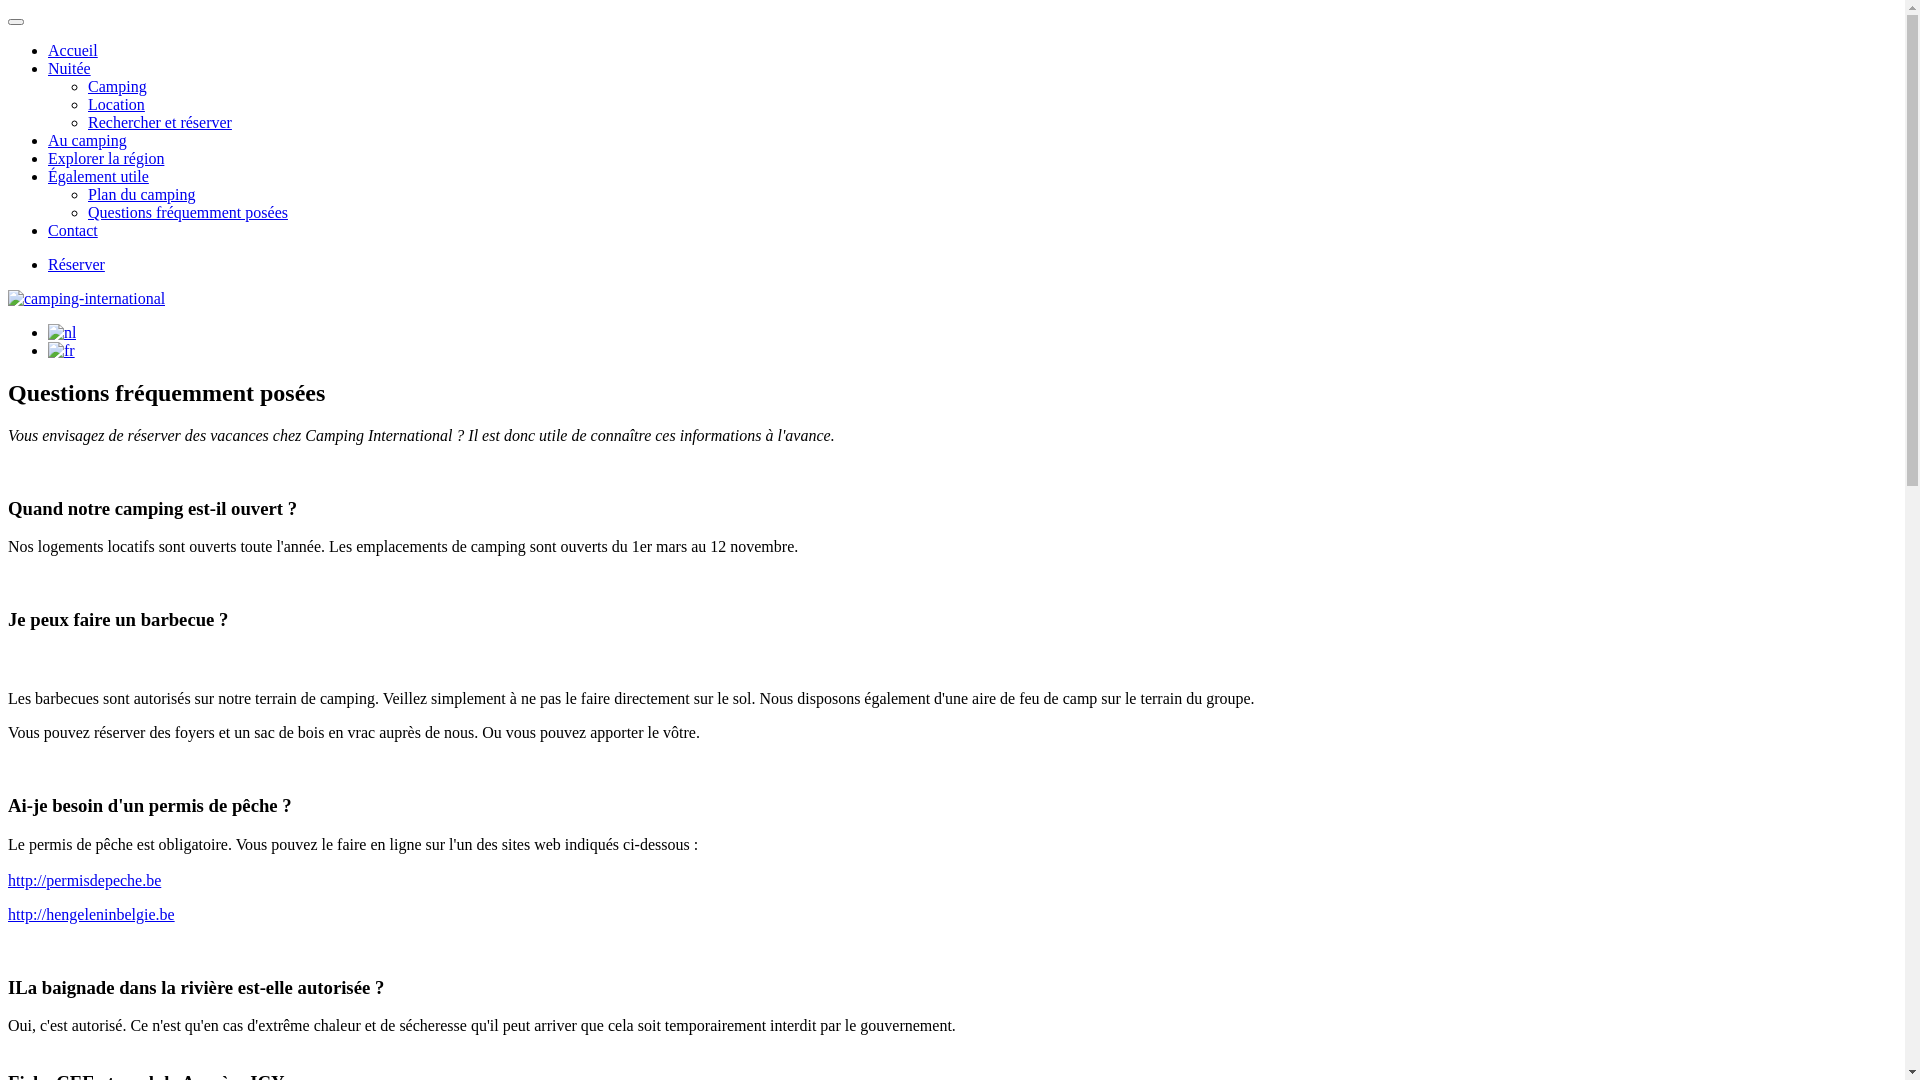 This screenshot has width=1920, height=1080. Describe the element at coordinates (72, 229) in the screenshot. I see `'Contact'` at that location.